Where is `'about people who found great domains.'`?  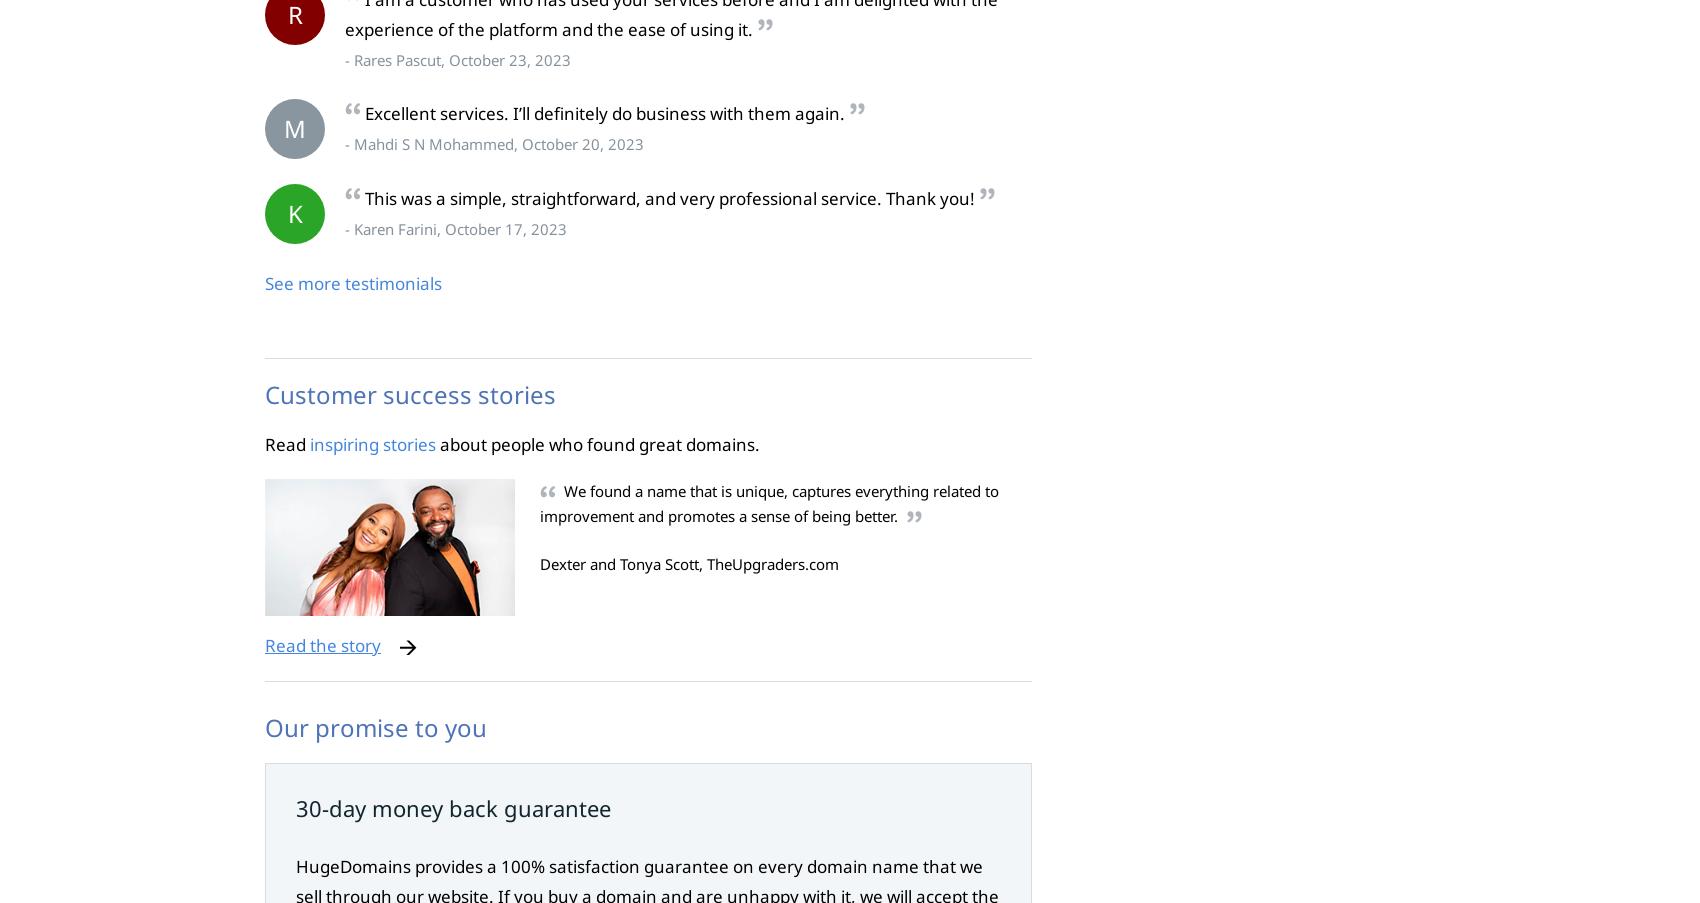
'about people who found great domains.' is located at coordinates (597, 442).